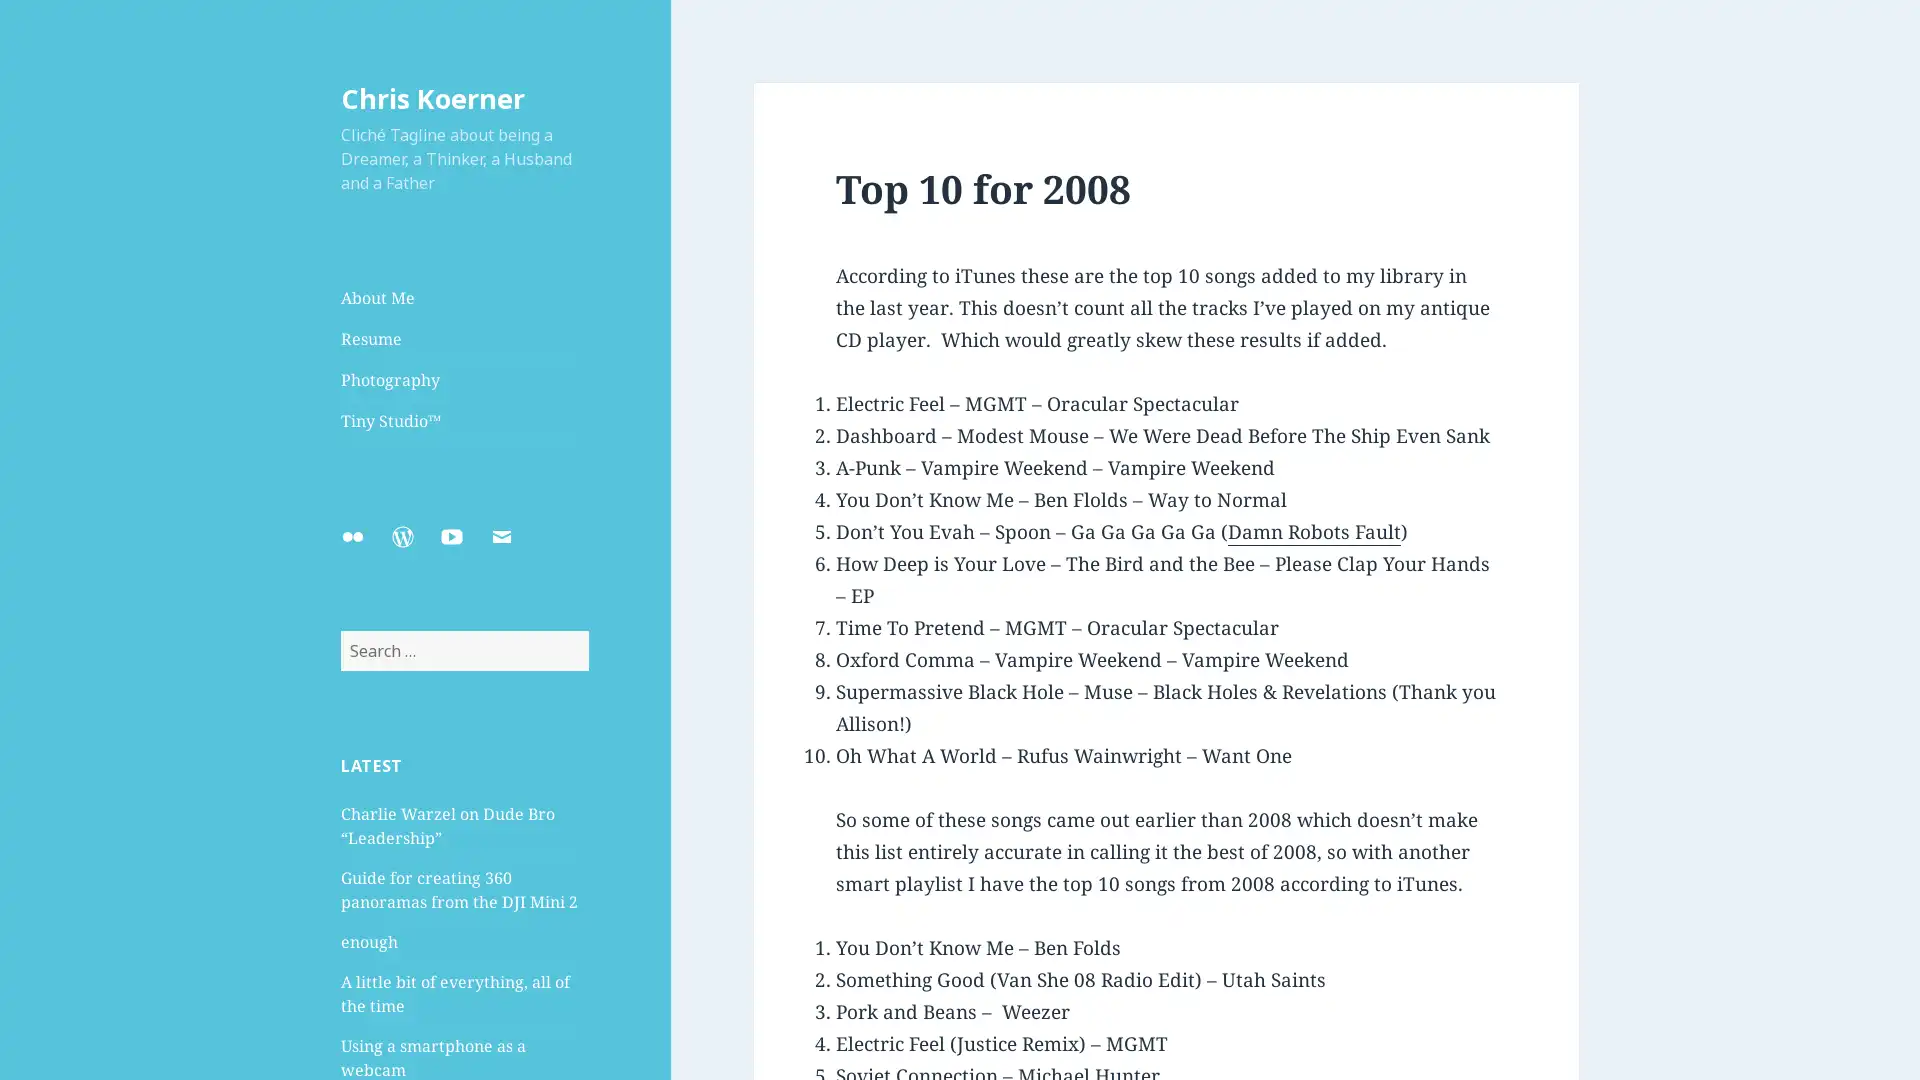  I want to click on Search, so click(586, 630).